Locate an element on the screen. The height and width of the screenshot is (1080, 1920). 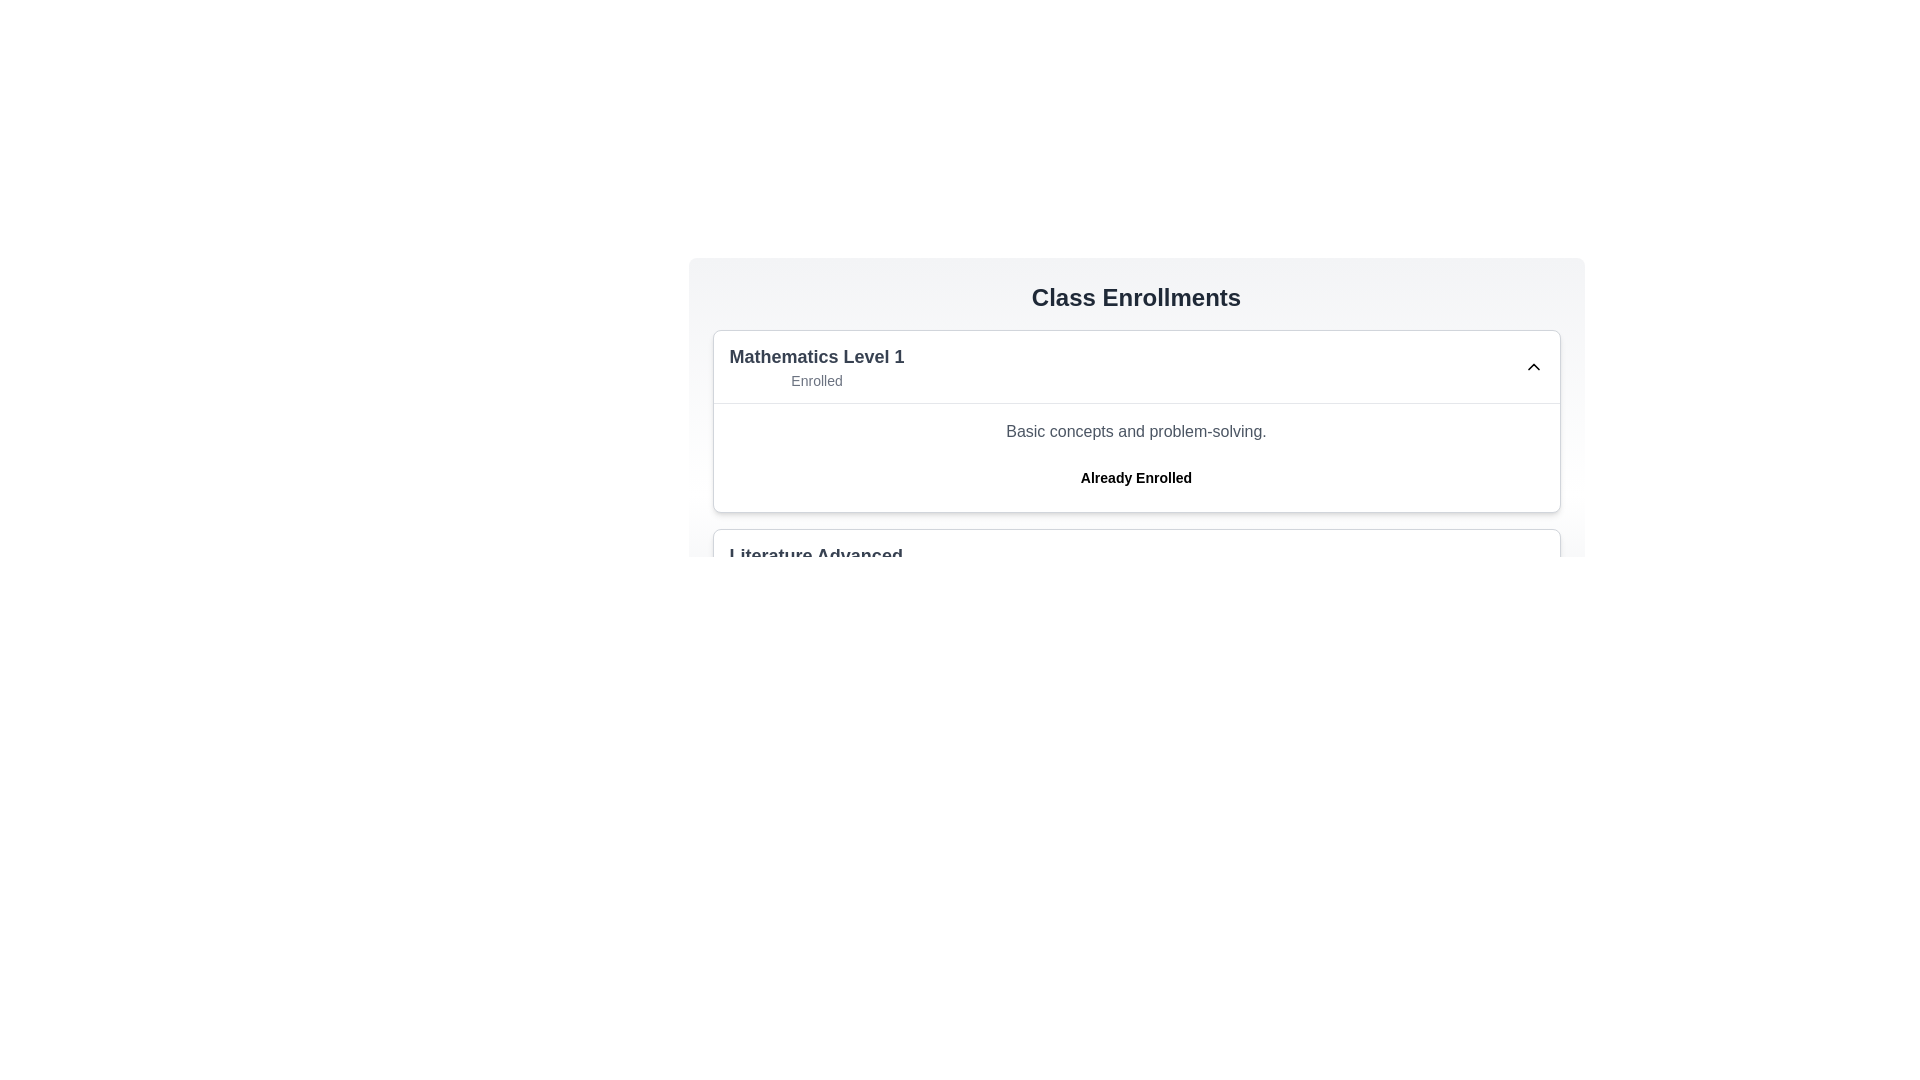
the compound text label component titled 'Mathematics Level 1' with the status indicator 'Enrolled' located in the top-left region of the 'Class Enrollments' section is located at coordinates (816, 366).